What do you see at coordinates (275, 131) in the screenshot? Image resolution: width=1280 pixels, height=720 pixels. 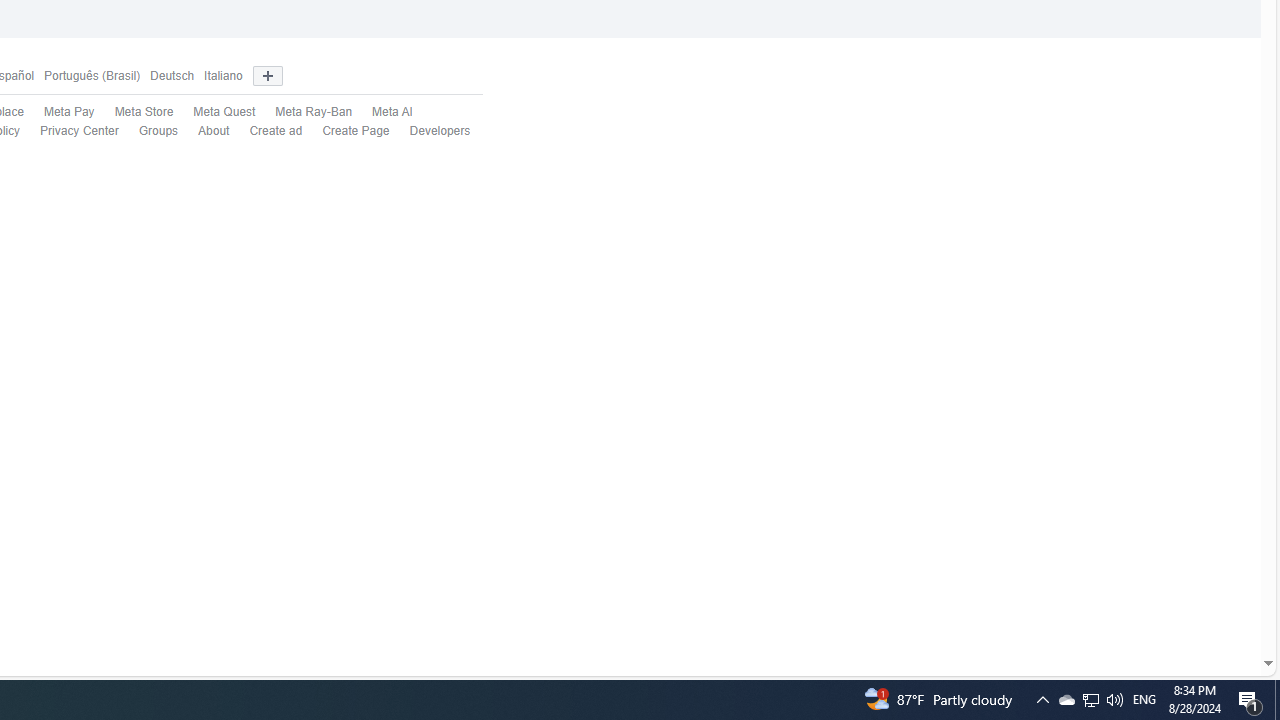 I see `'Create ad'` at bounding box center [275, 131].